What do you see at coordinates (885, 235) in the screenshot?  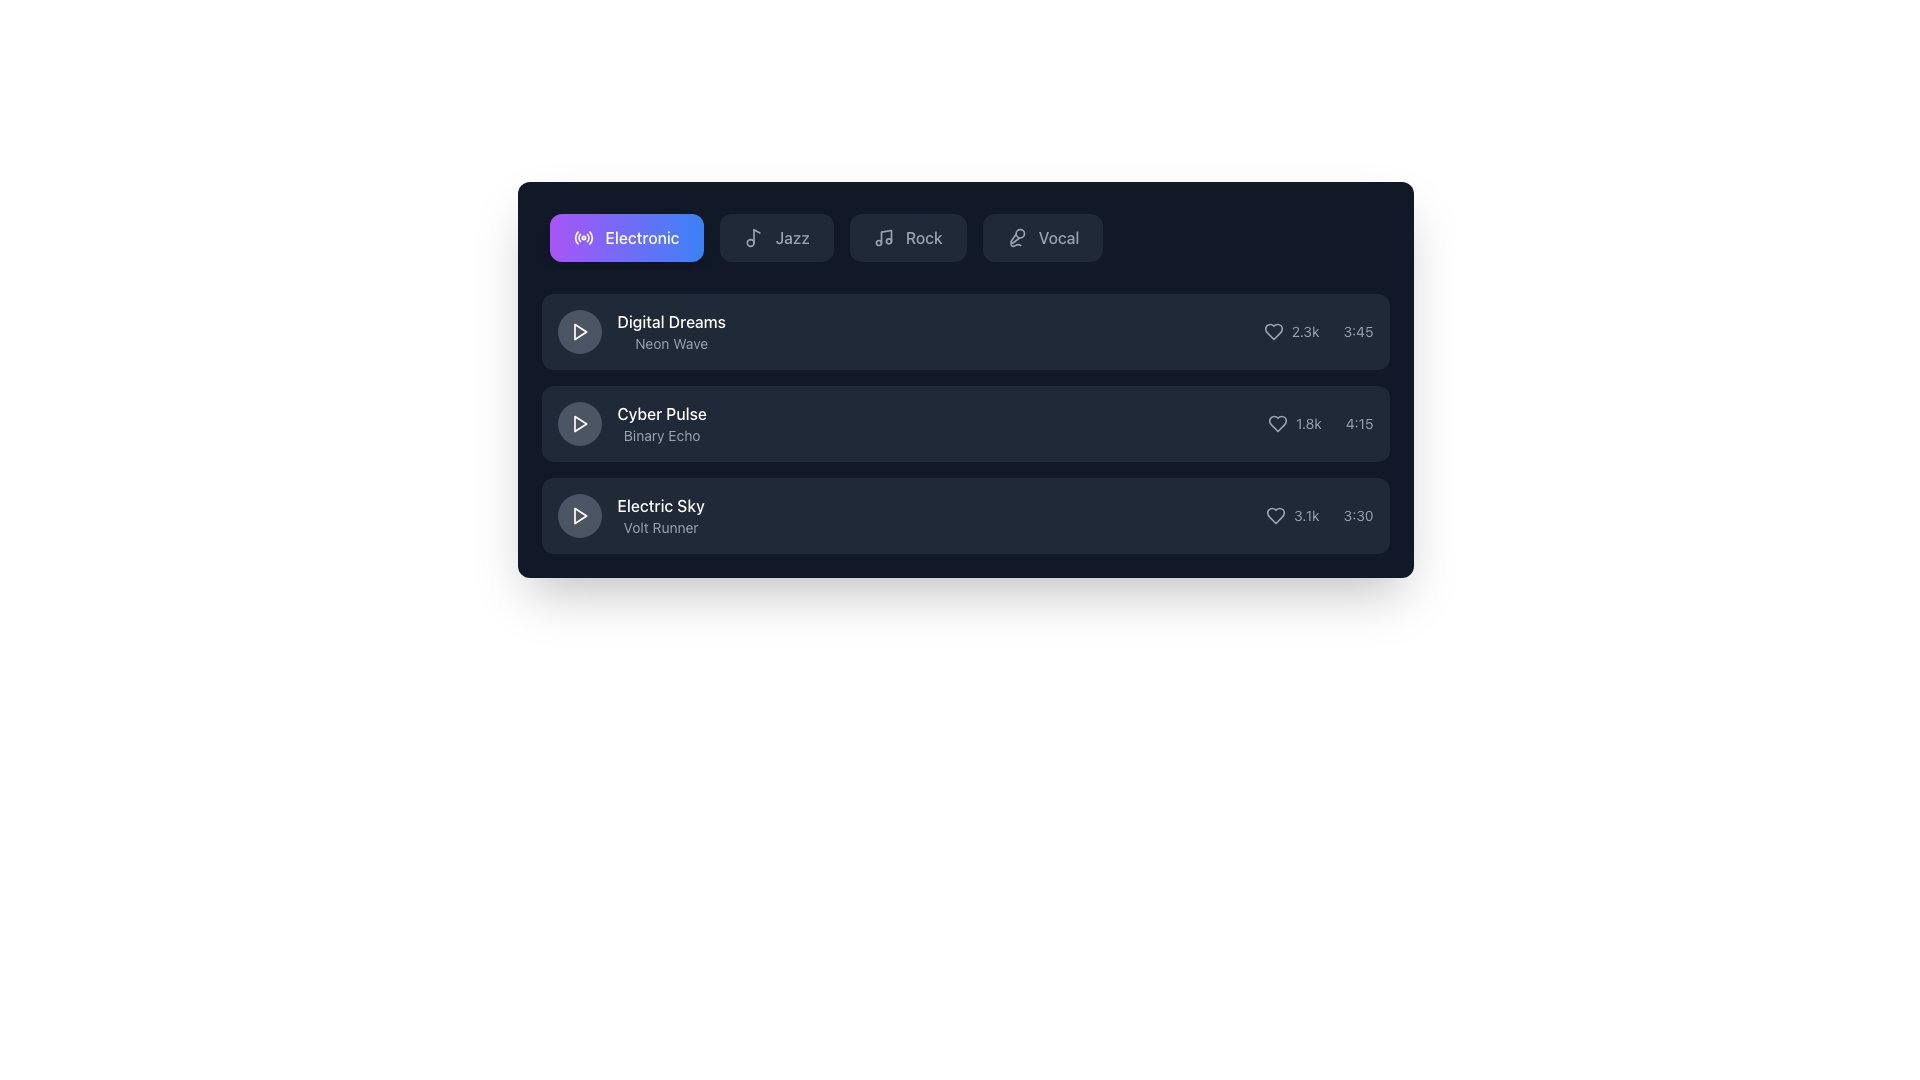 I see `the Rock genre icon, which is embedded within the 'Rock' button, the third button in the horizontal row of genre buttons at the top of the interface` at bounding box center [885, 235].